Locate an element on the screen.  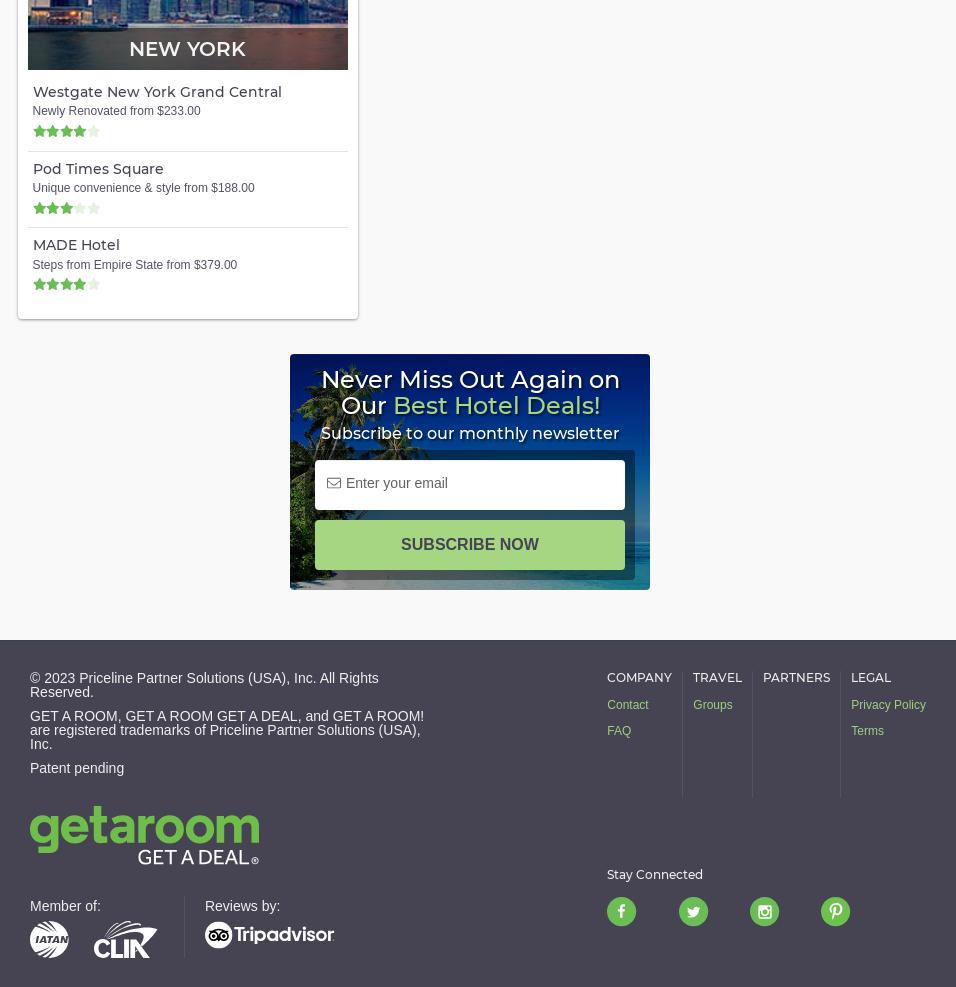
'FAQ' is located at coordinates (619, 728).